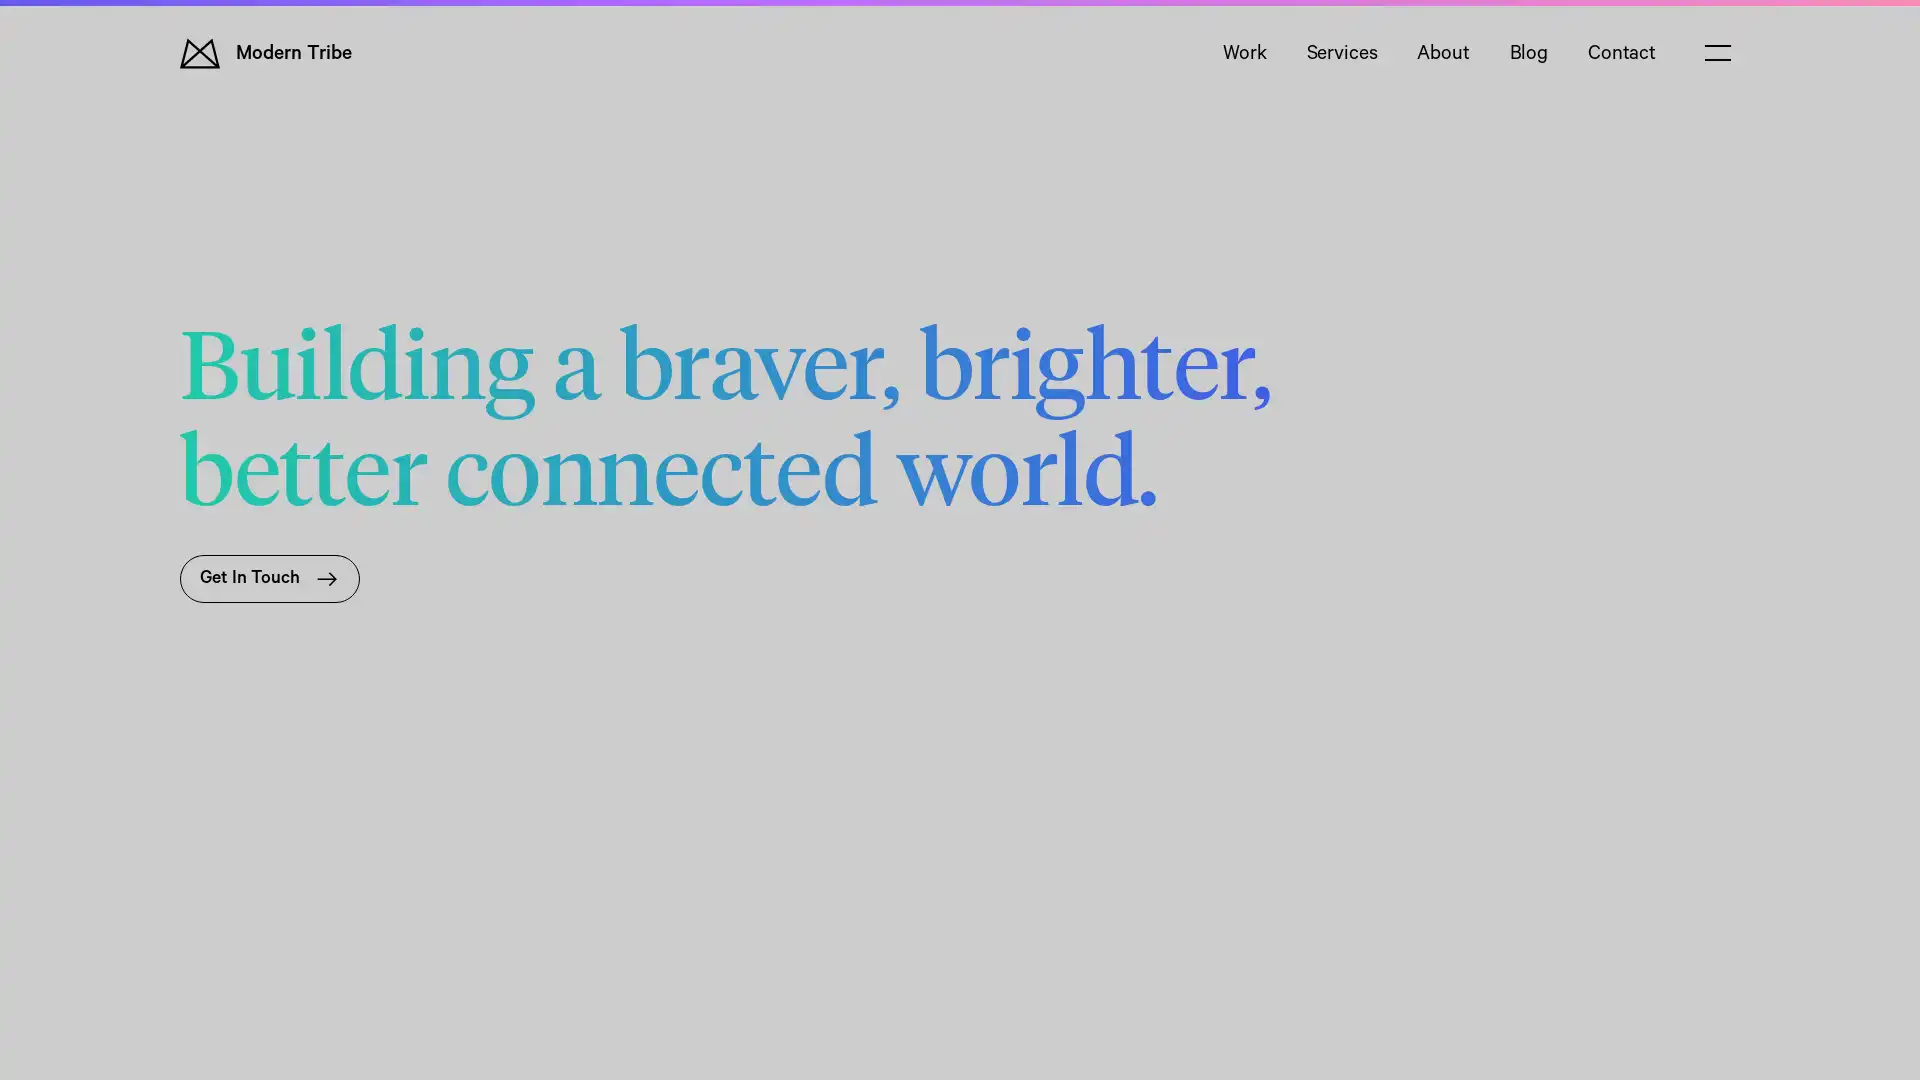 This screenshot has height=1080, width=1920. I want to click on Menu Button, so click(1717, 52).